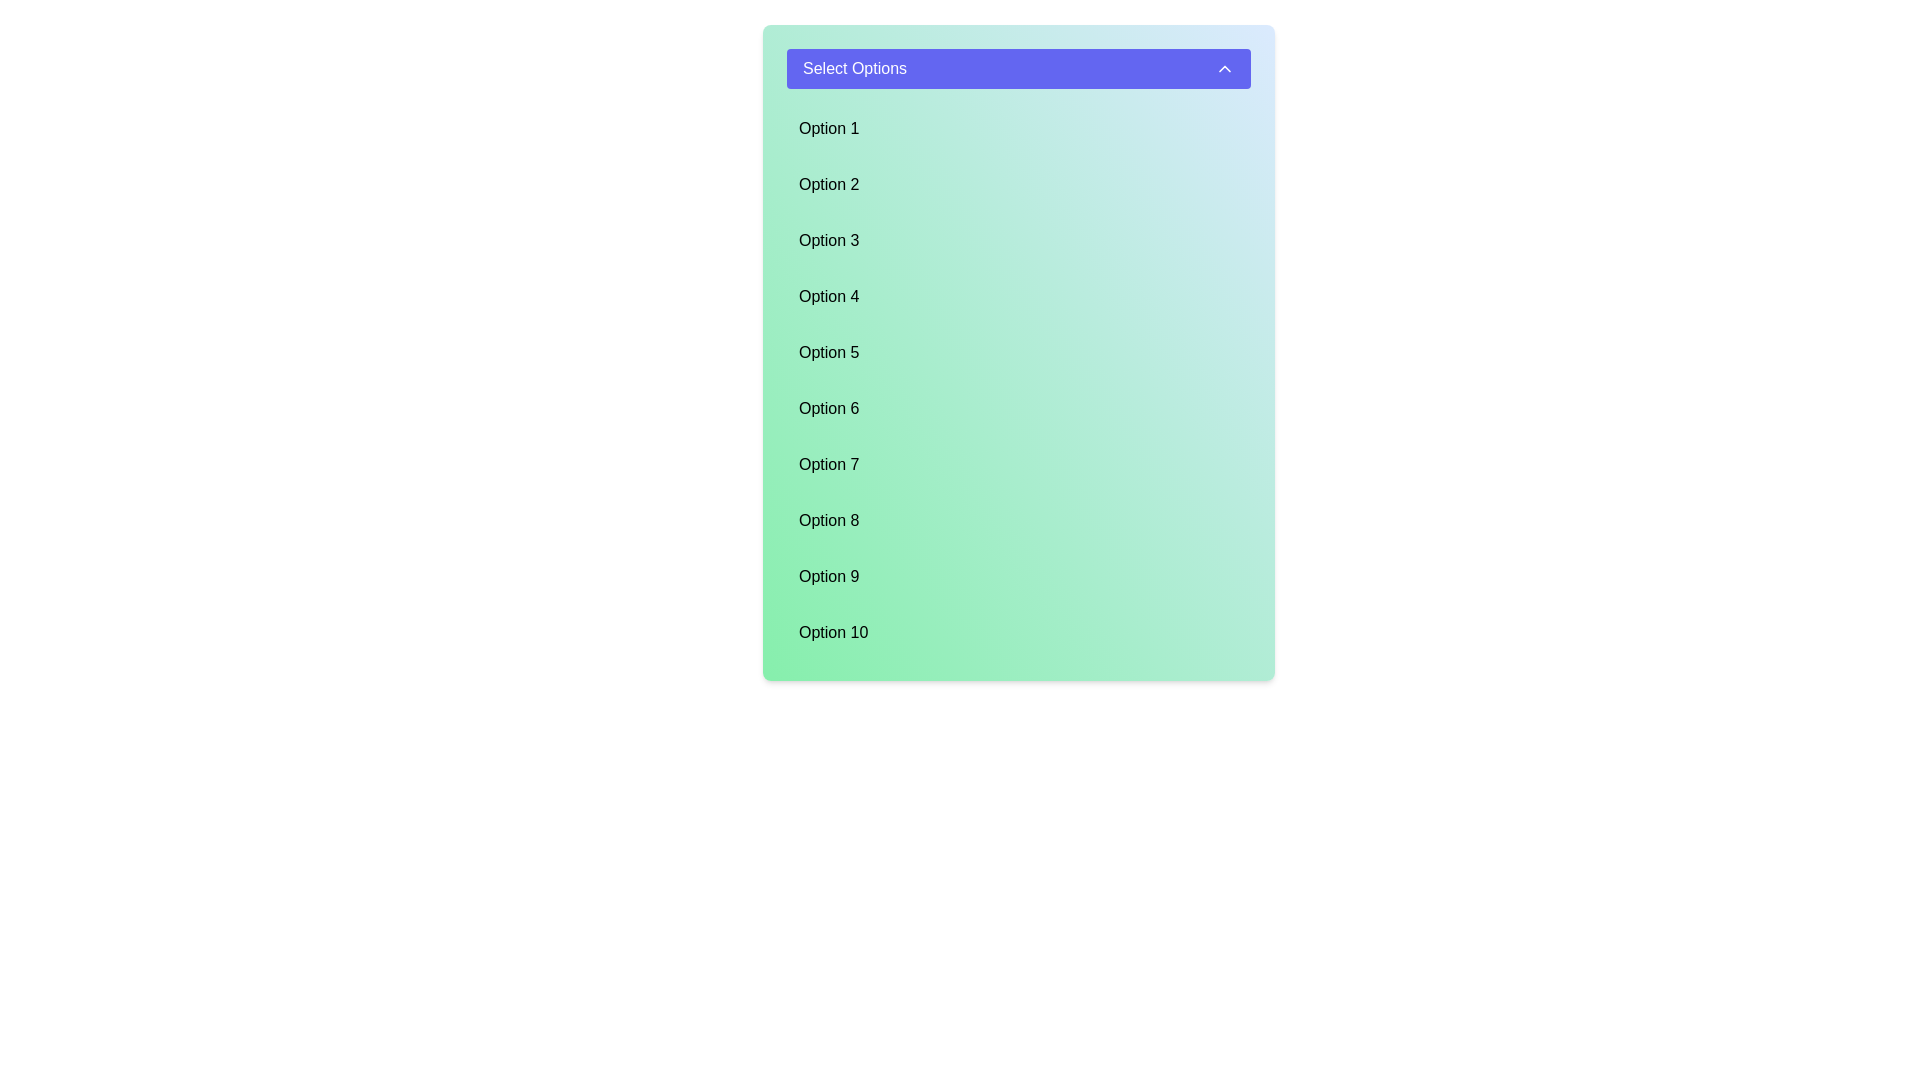 Image resolution: width=1920 pixels, height=1080 pixels. I want to click on the List item displaying 'Option 8' with a light green gradient background, so click(1018, 519).